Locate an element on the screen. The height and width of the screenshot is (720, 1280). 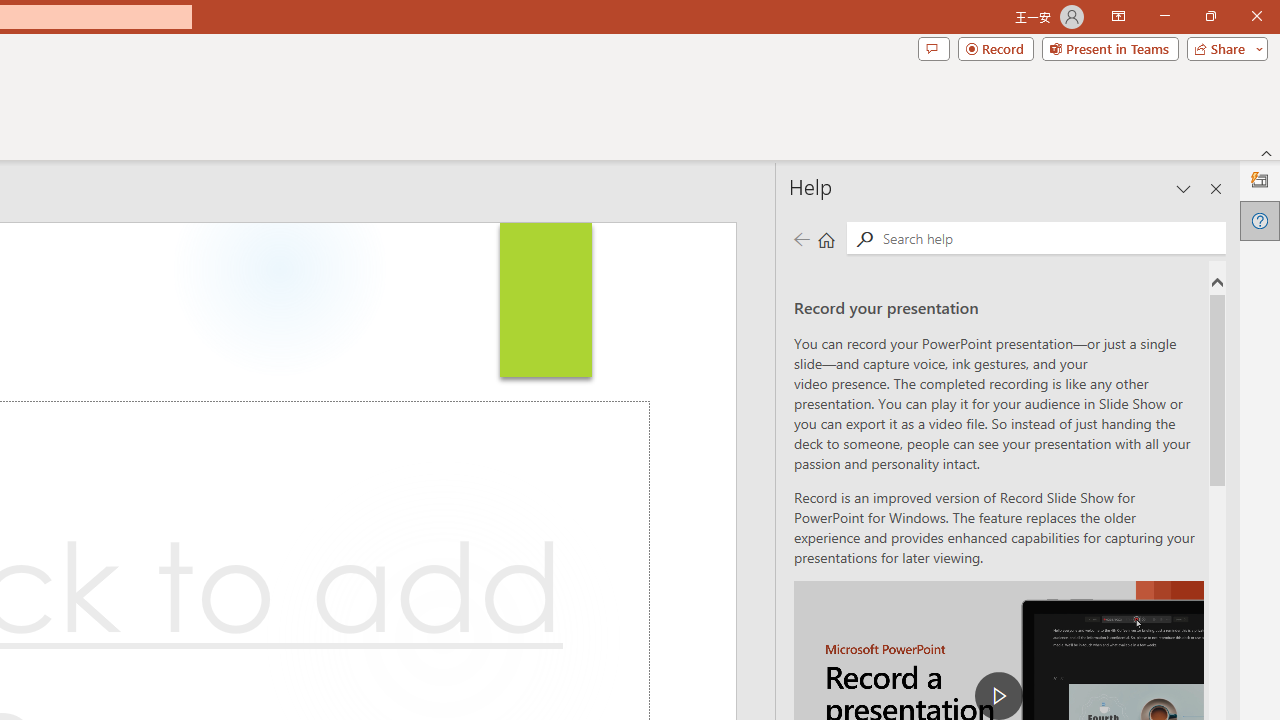
'Share' is located at coordinates (1222, 47).